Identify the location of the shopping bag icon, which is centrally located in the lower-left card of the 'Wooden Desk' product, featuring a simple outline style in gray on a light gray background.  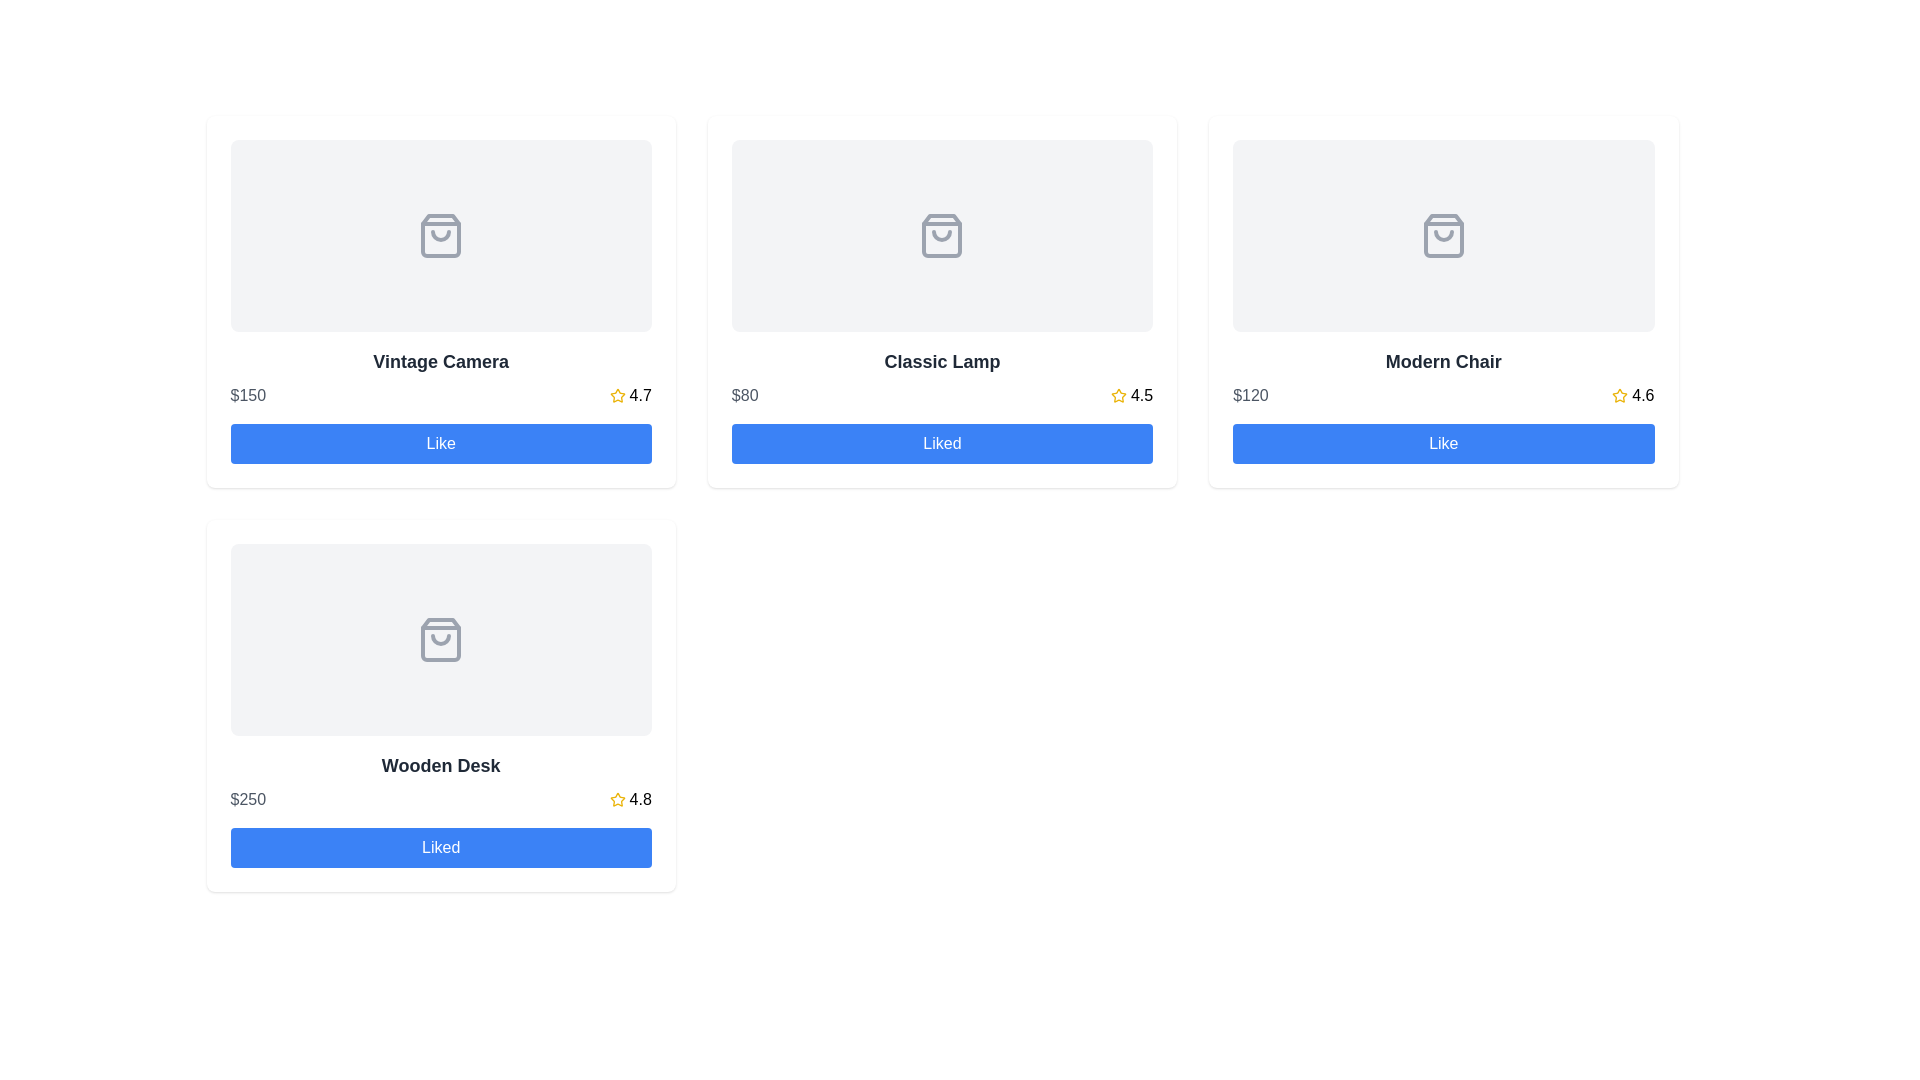
(440, 640).